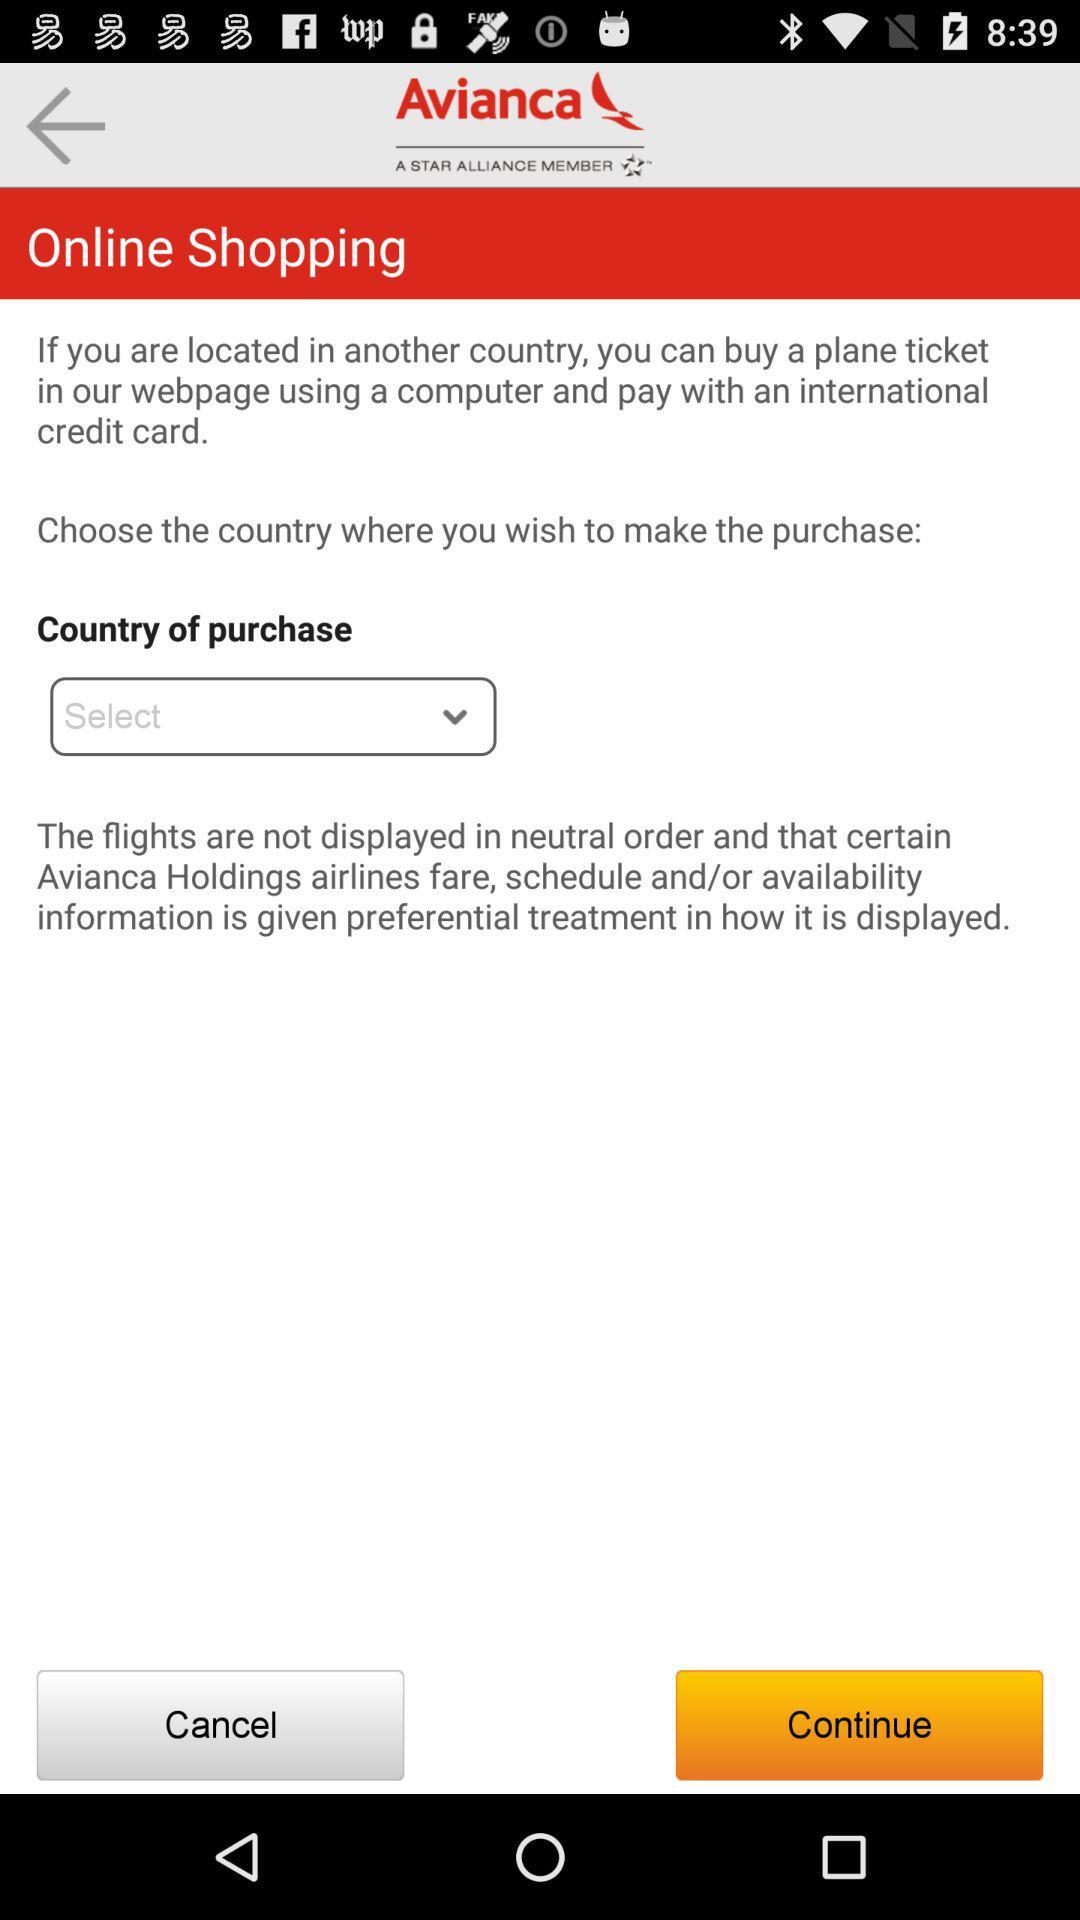  What do you see at coordinates (220, 1724) in the screenshot?
I see `button to the left of the continue item` at bounding box center [220, 1724].